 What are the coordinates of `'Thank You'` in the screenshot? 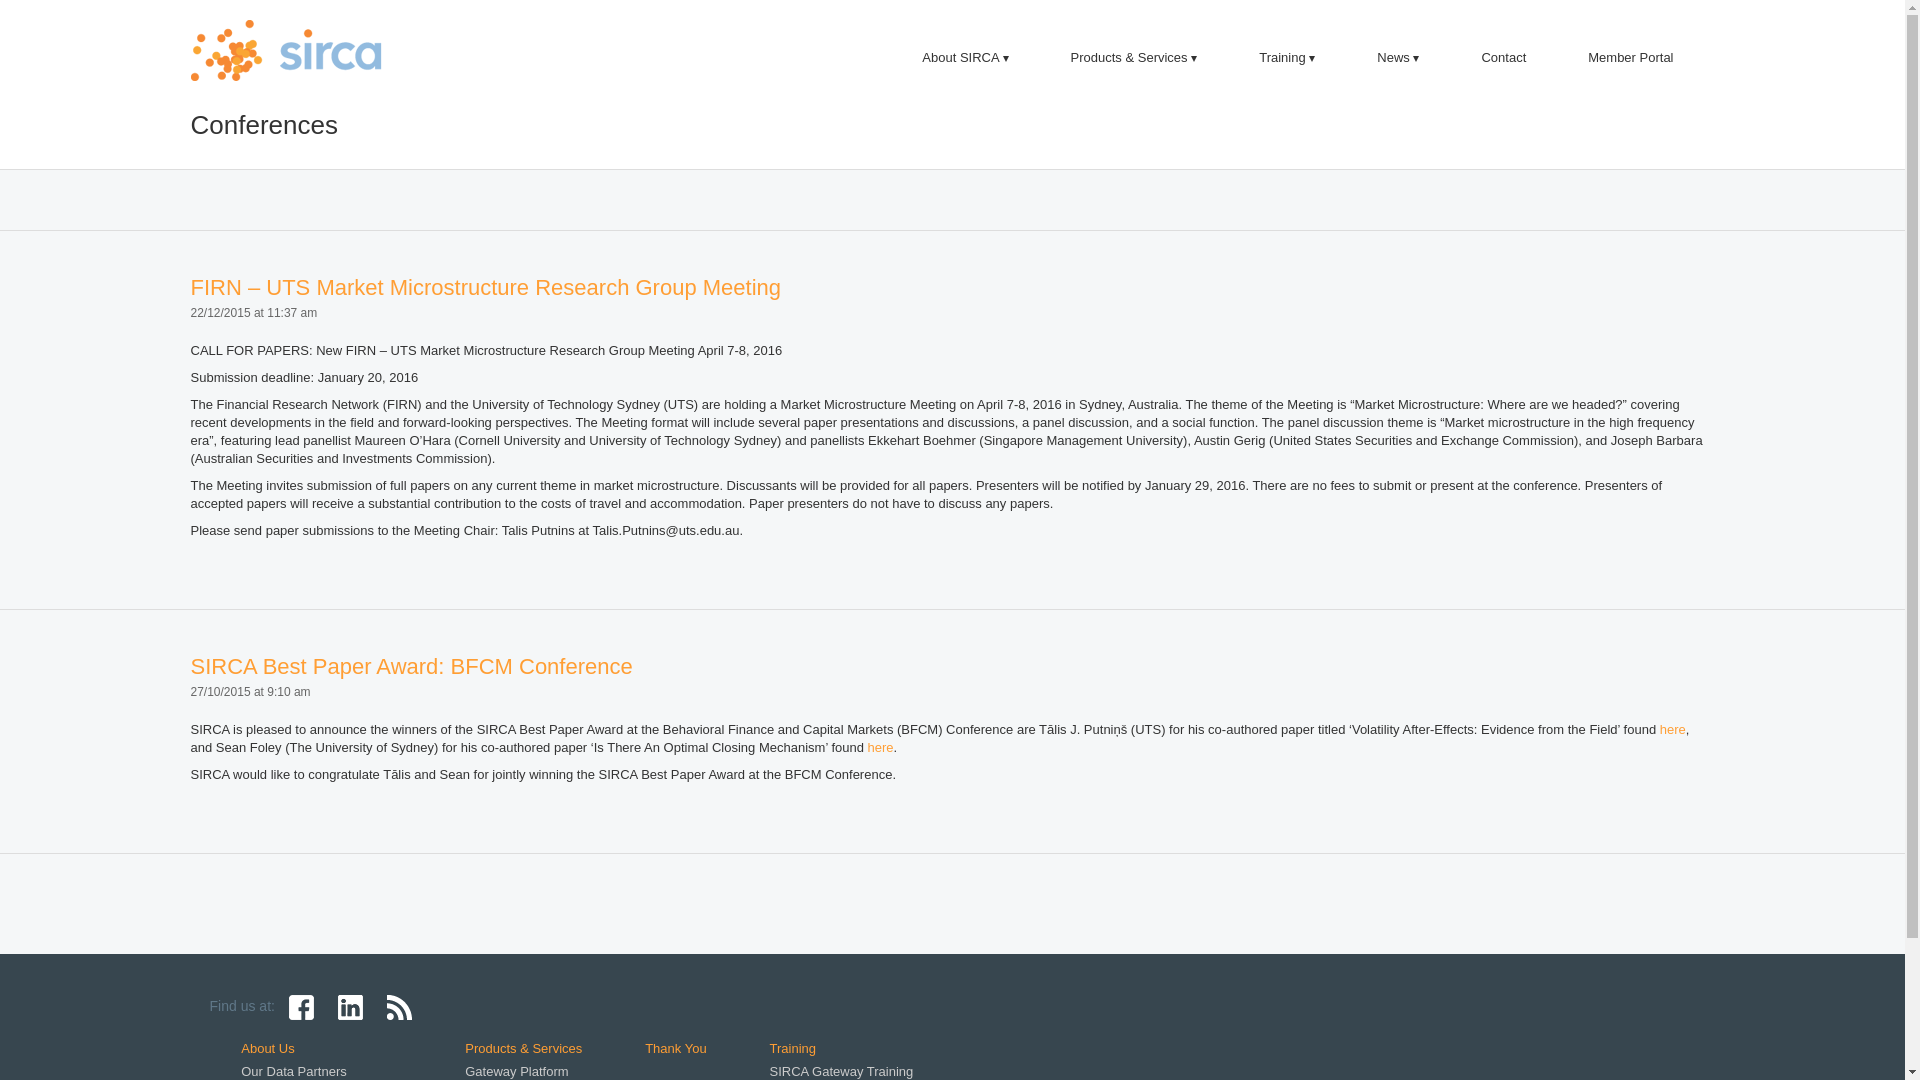 It's located at (644, 1047).